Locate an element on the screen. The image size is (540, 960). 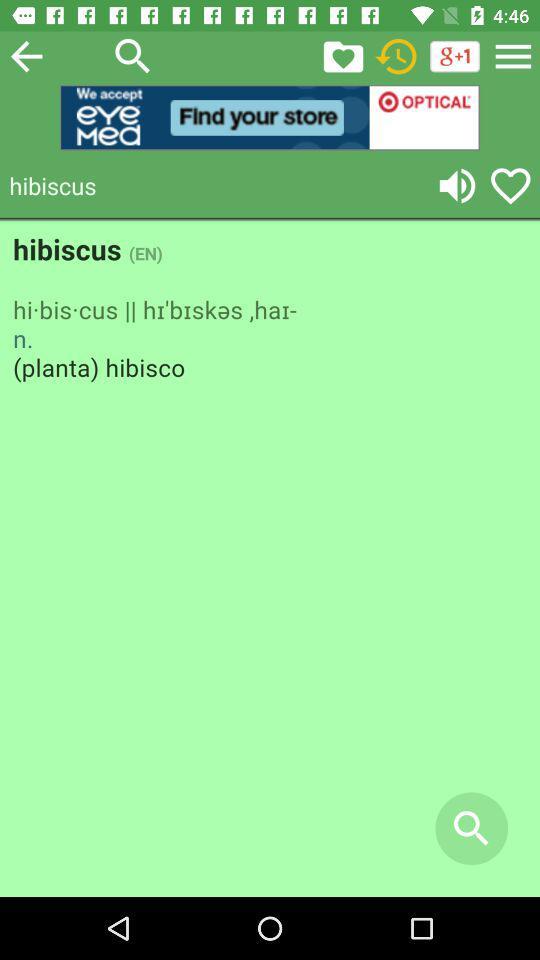
open menu is located at coordinates (513, 55).